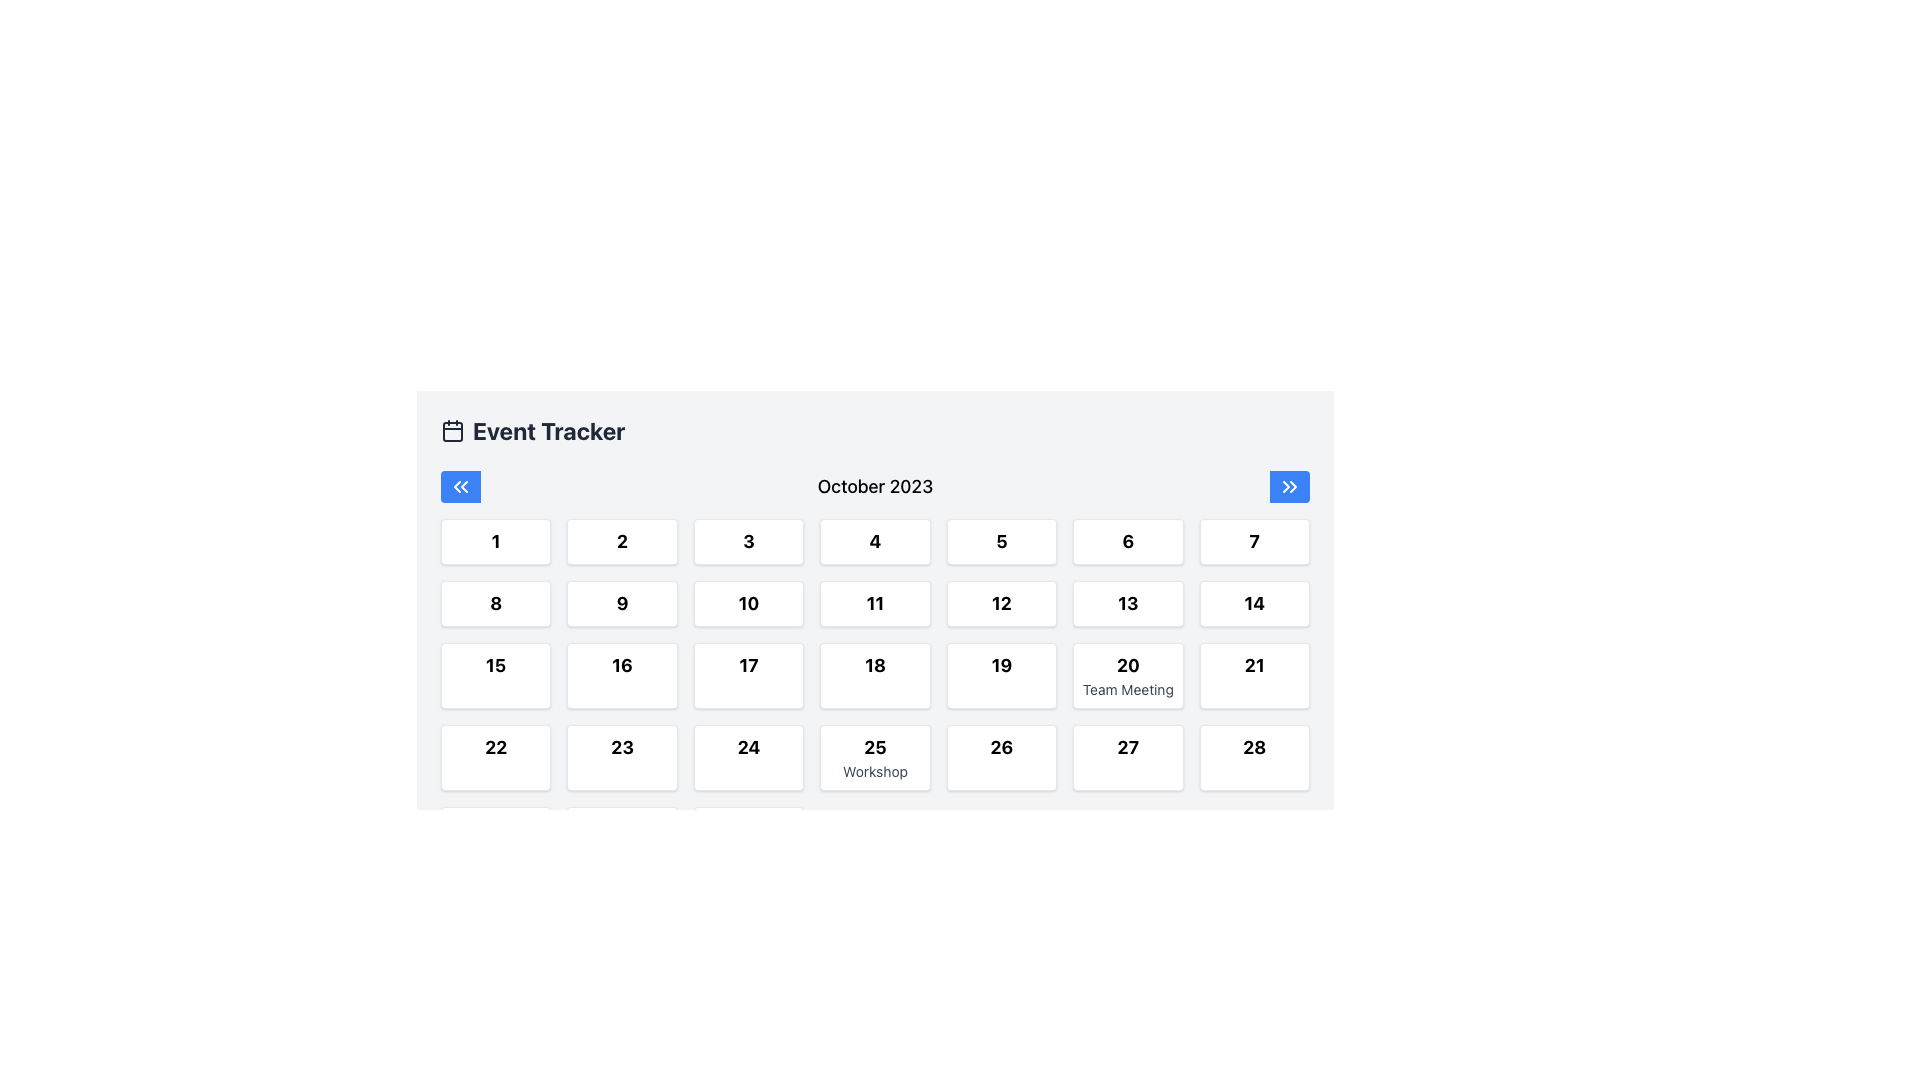 This screenshot has height=1080, width=1920. What do you see at coordinates (875, 770) in the screenshot?
I see `the text label displaying 'Workshop' in grayish color located below the number '25' in the calendar cell for October 25, 2023` at bounding box center [875, 770].